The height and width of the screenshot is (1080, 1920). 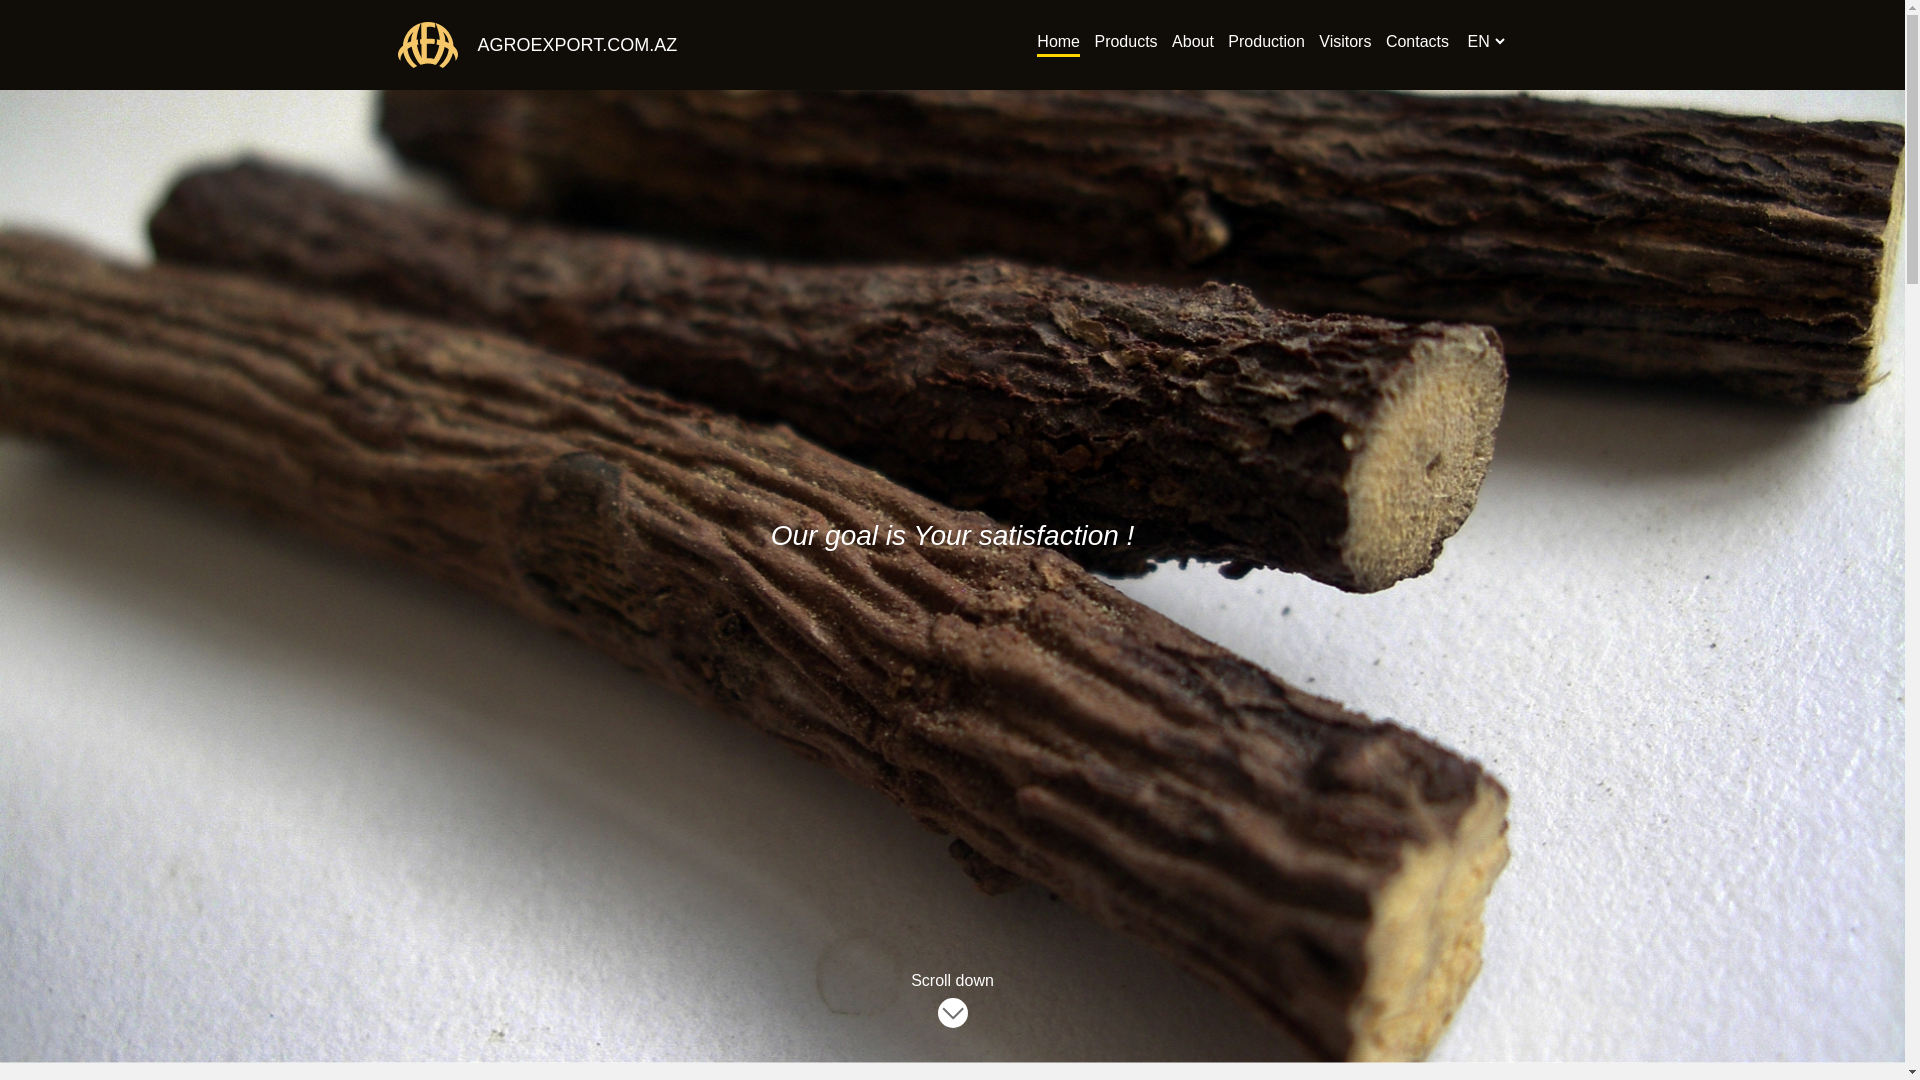 I want to click on 'Products', so click(x=1125, y=43).